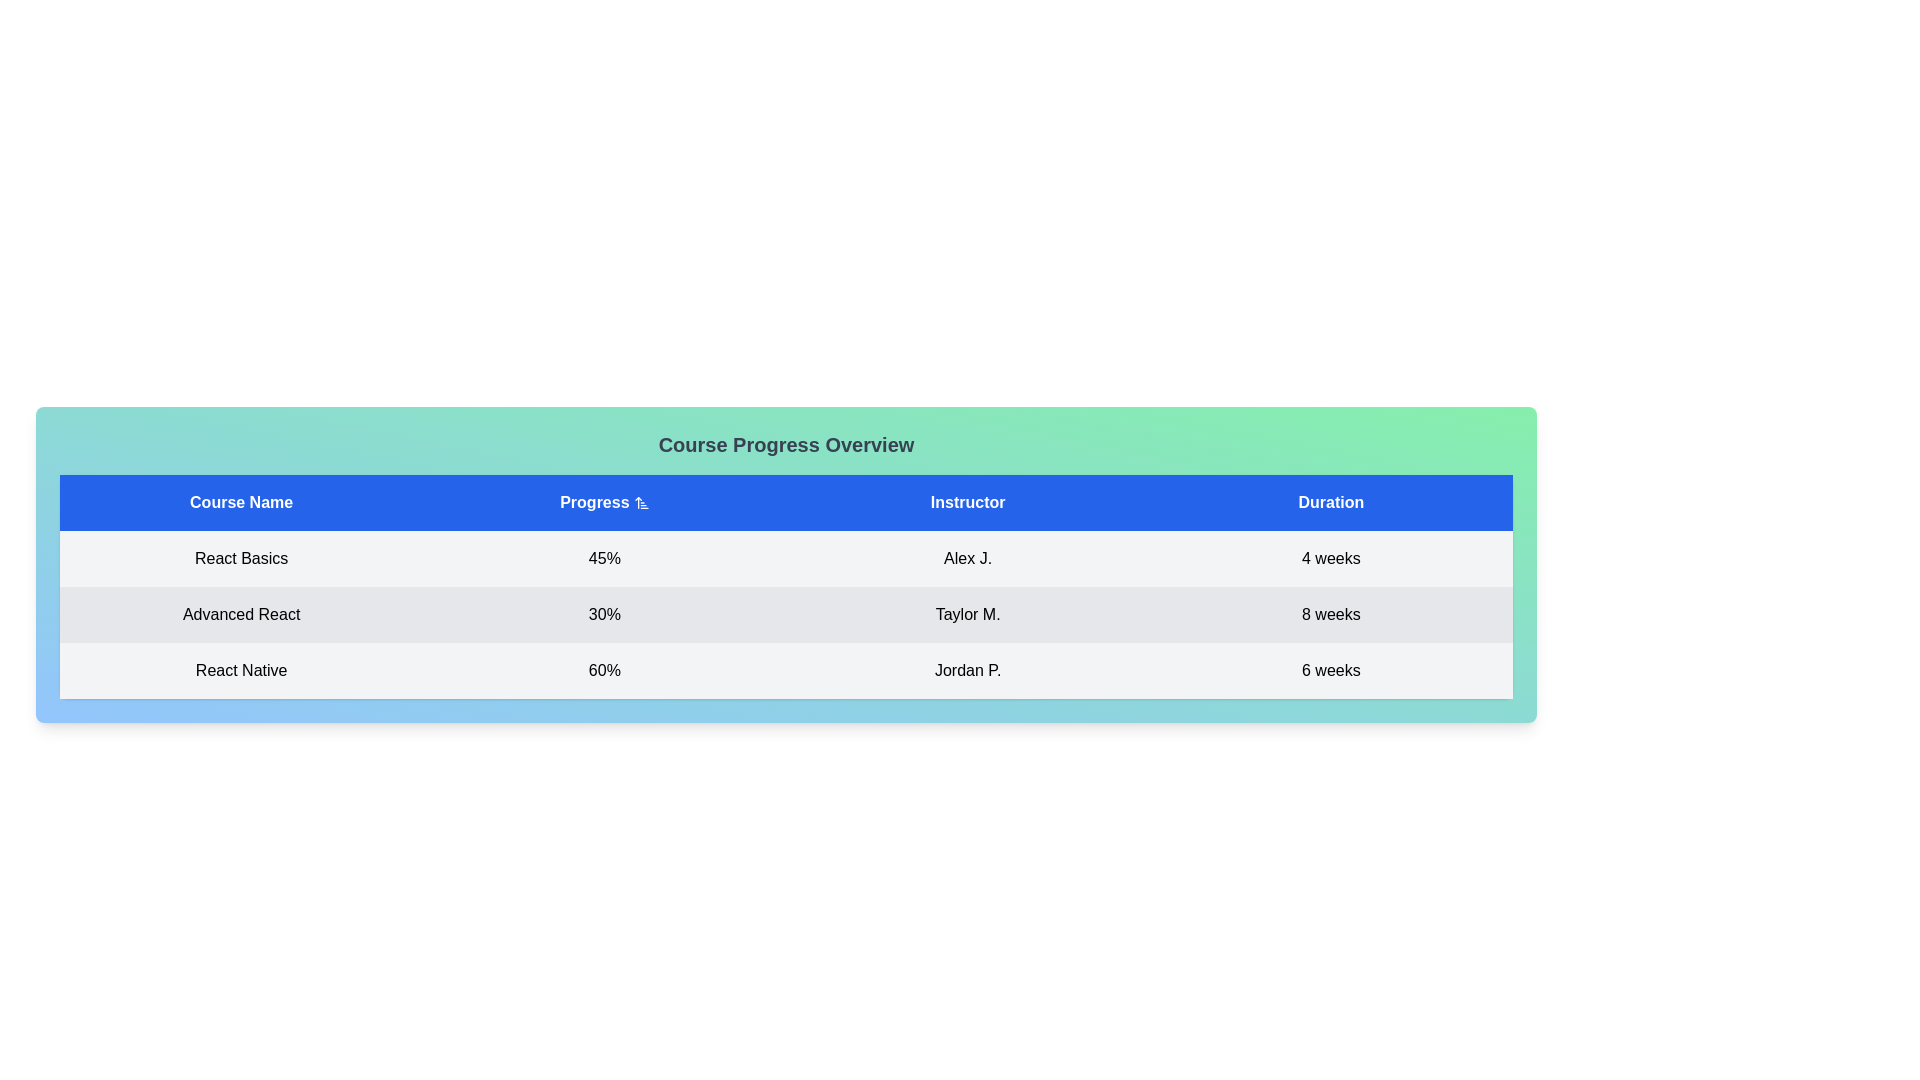 This screenshot has height=1080, width=1920. What do you see at coordinates (603, 559) in the screenshot?
I see `the text display showing '45%' in bold, black text, which is part of the 'Progress %' column in the first data row of the table` at bounding box center [603, 559].